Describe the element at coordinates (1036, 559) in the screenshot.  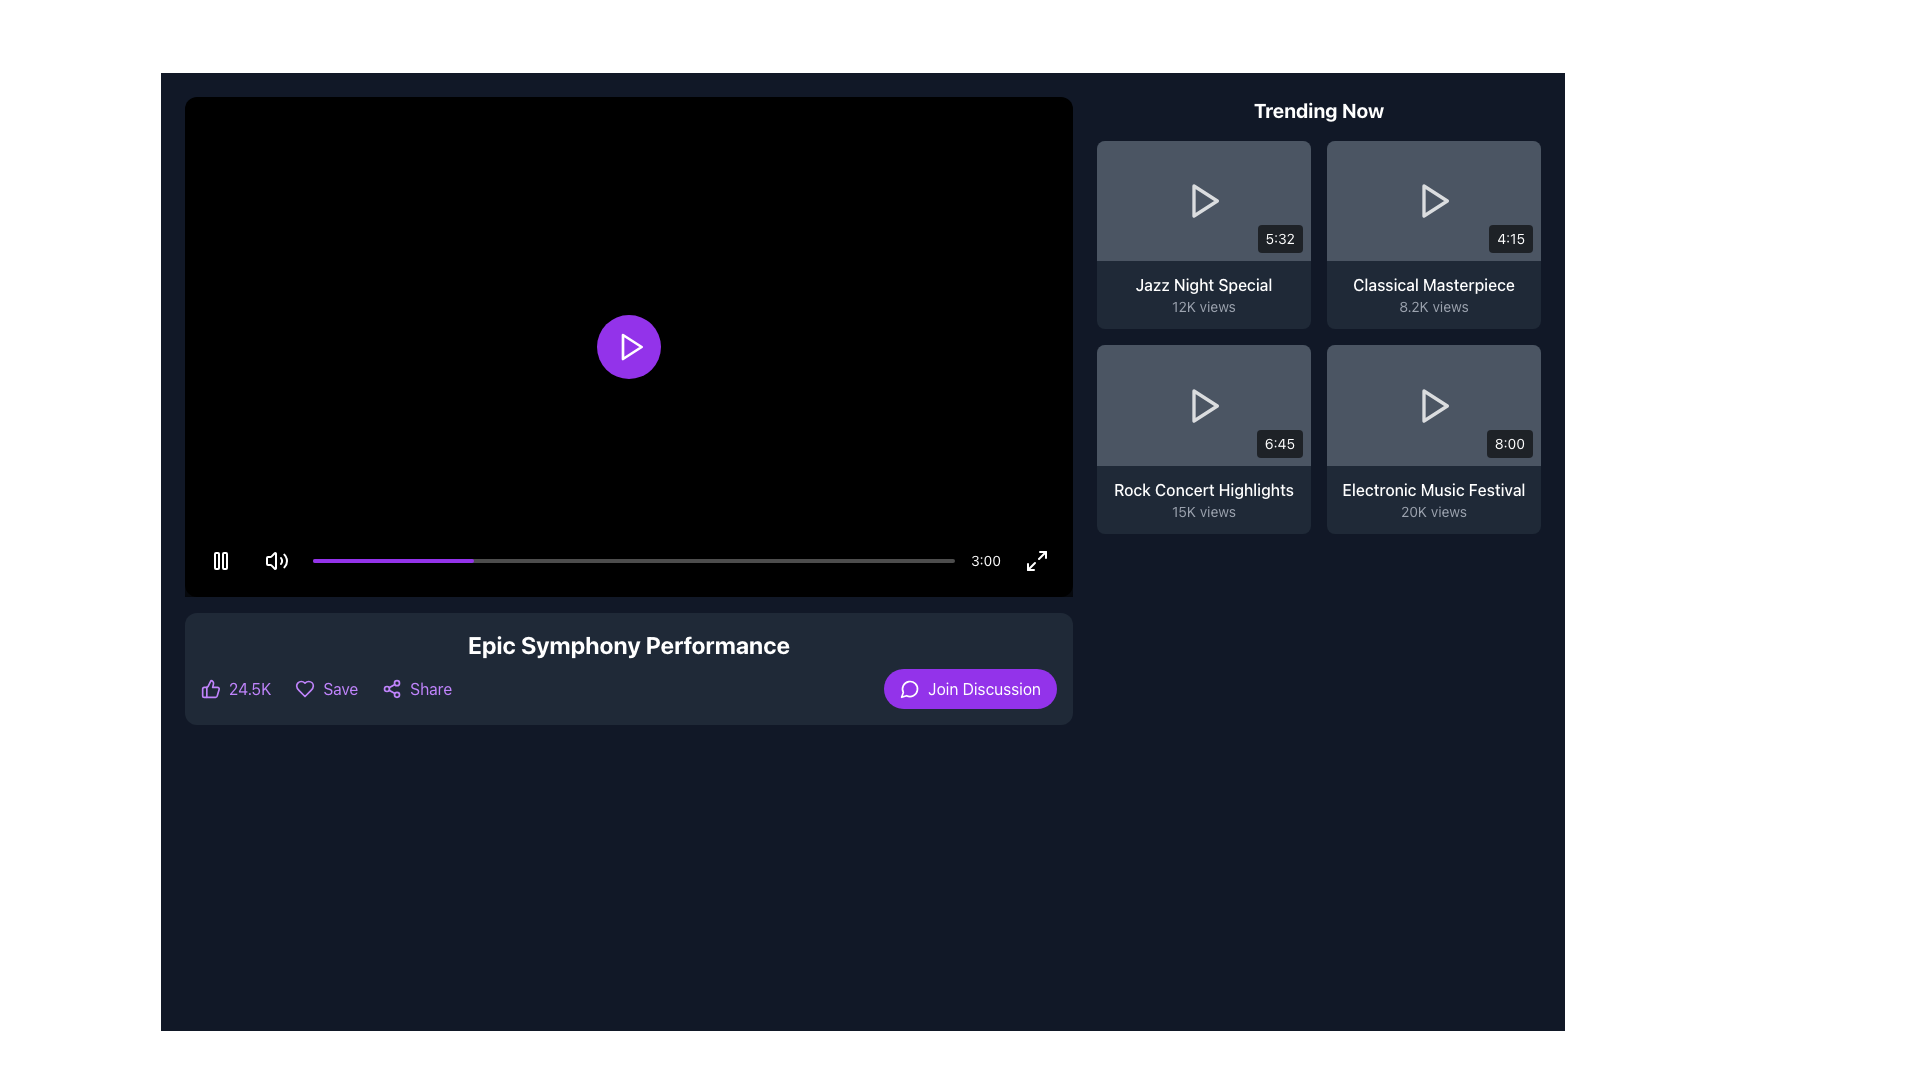
I see `the maximize button, which is a circular button located in the bottom-right corner of the video player, adjacent to the timestamp '3:00'` at that location.